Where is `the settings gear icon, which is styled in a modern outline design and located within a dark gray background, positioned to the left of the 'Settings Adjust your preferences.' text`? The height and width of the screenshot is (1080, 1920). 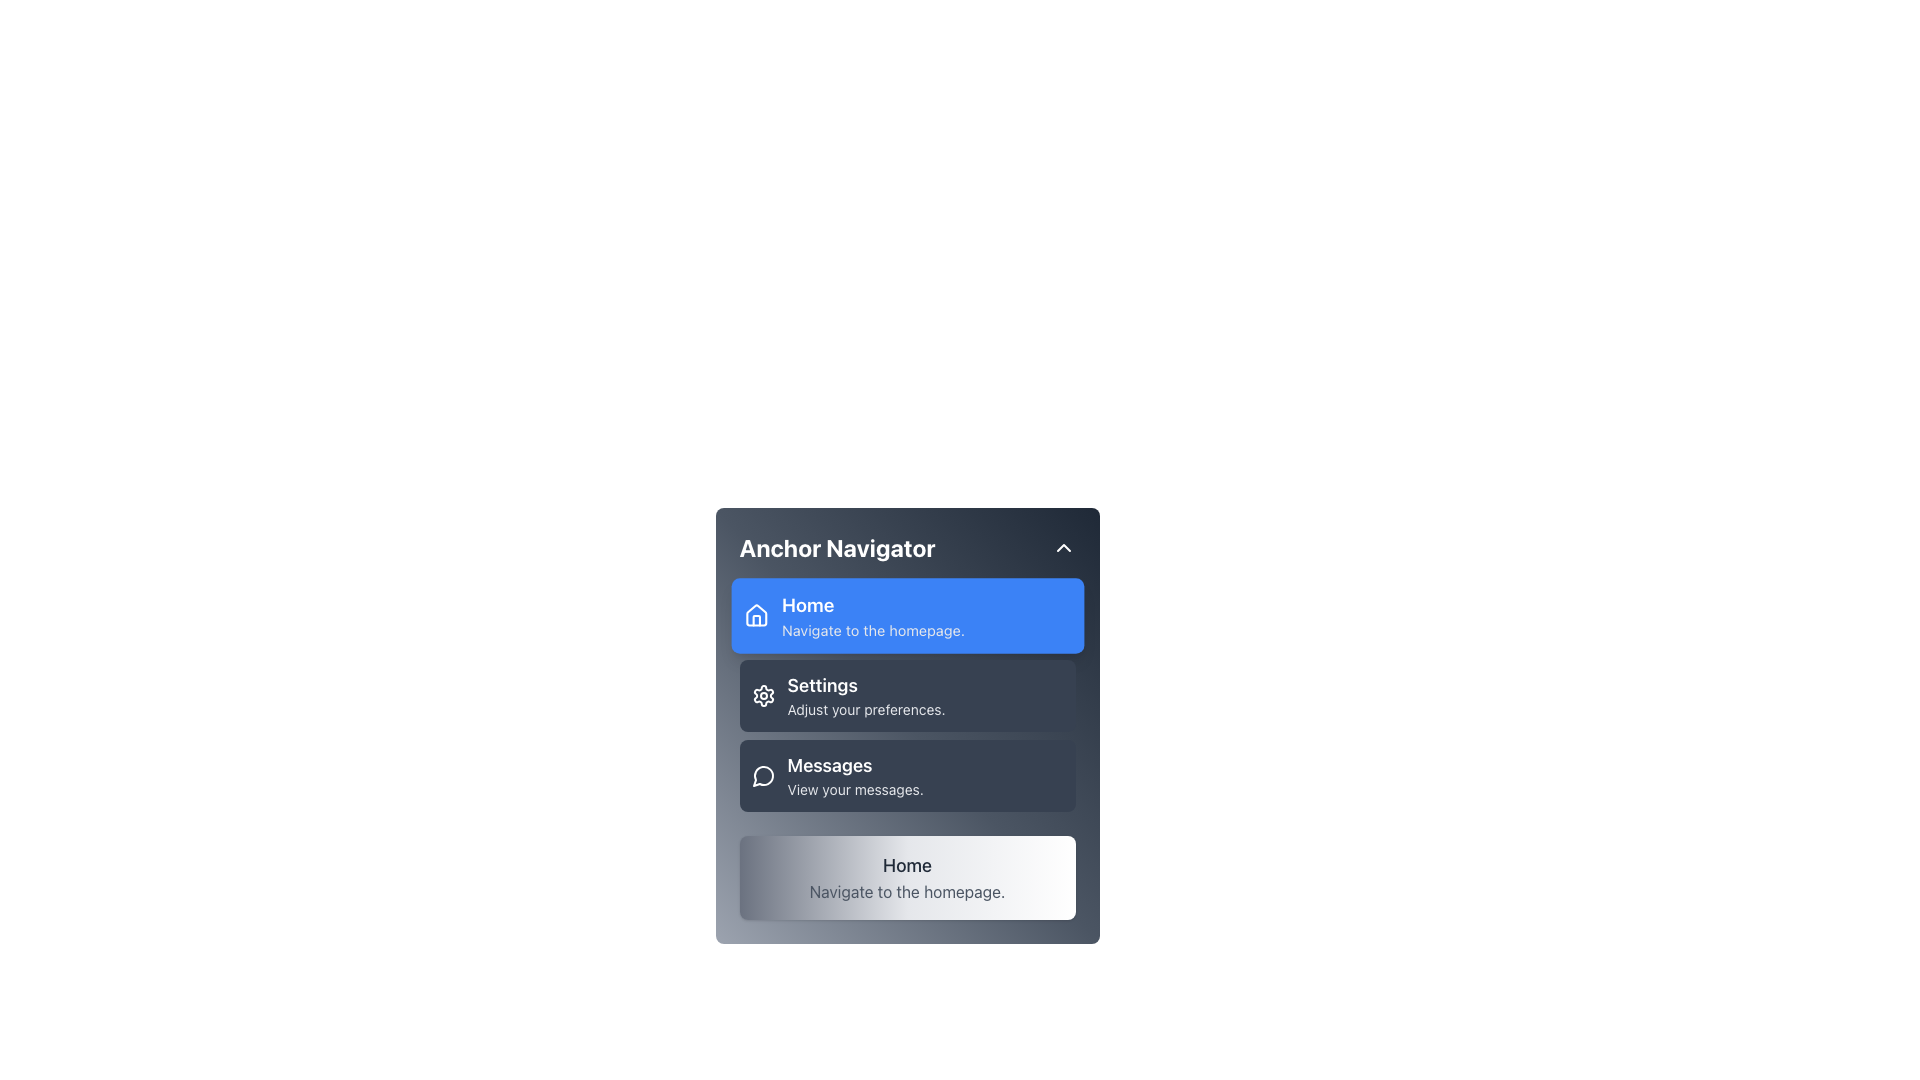 the settings gear icon, which is styled in a modern outline design and located within a dark gray background, positioned to the left of the 'Settings Adjust your preferences.' text is located at coordinates (762, 694).